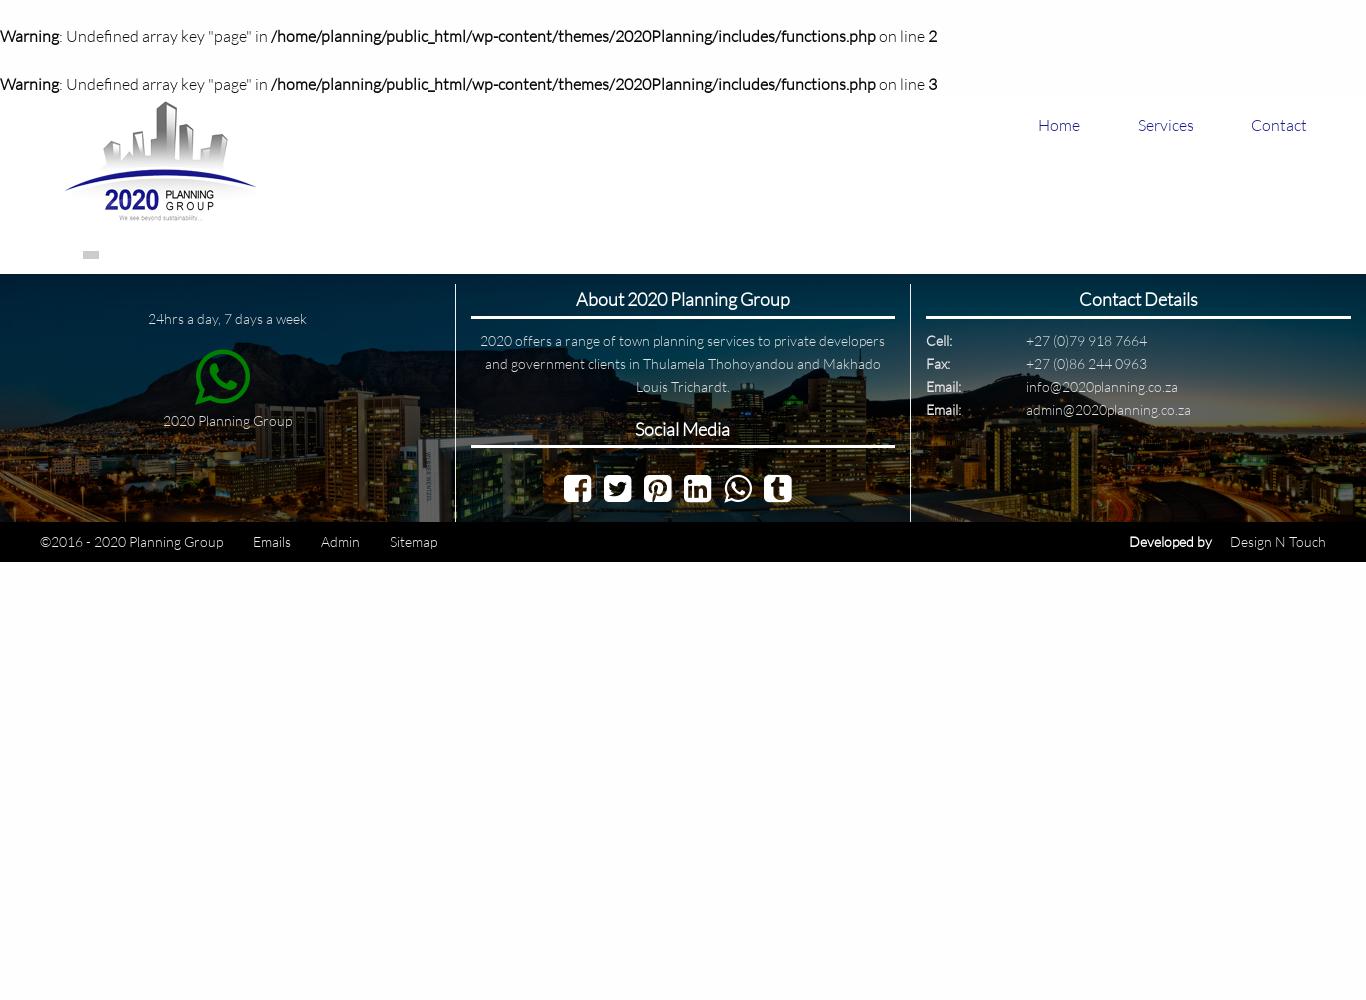 The height and width of the screenshot is (1000, 1366). I want to click on '2020 offers a range of town planning services to private developers and government clients in Thulamela Thohoyandou and Makhado Louis Trichardt.', so click(480, 361).